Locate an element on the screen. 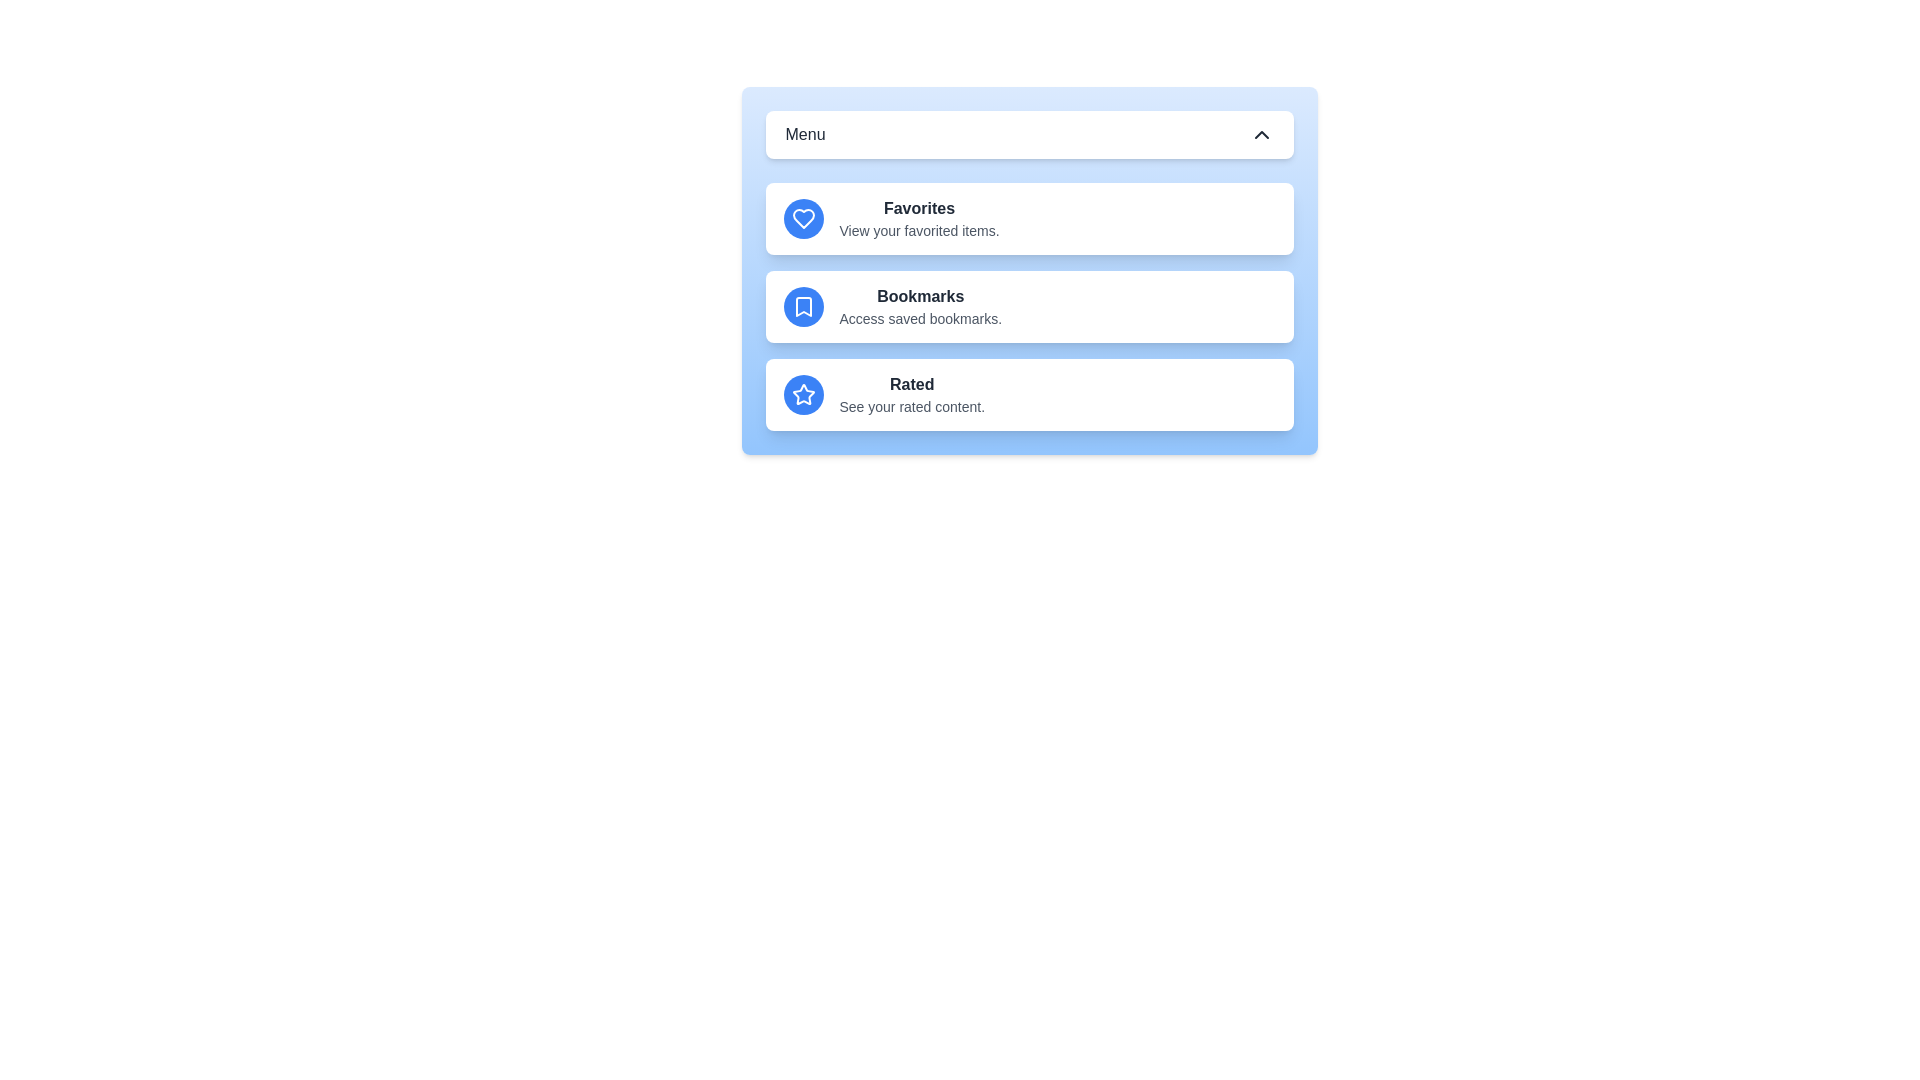  the menu toggle button to toggle its state is located at coordinates (1029, 135).